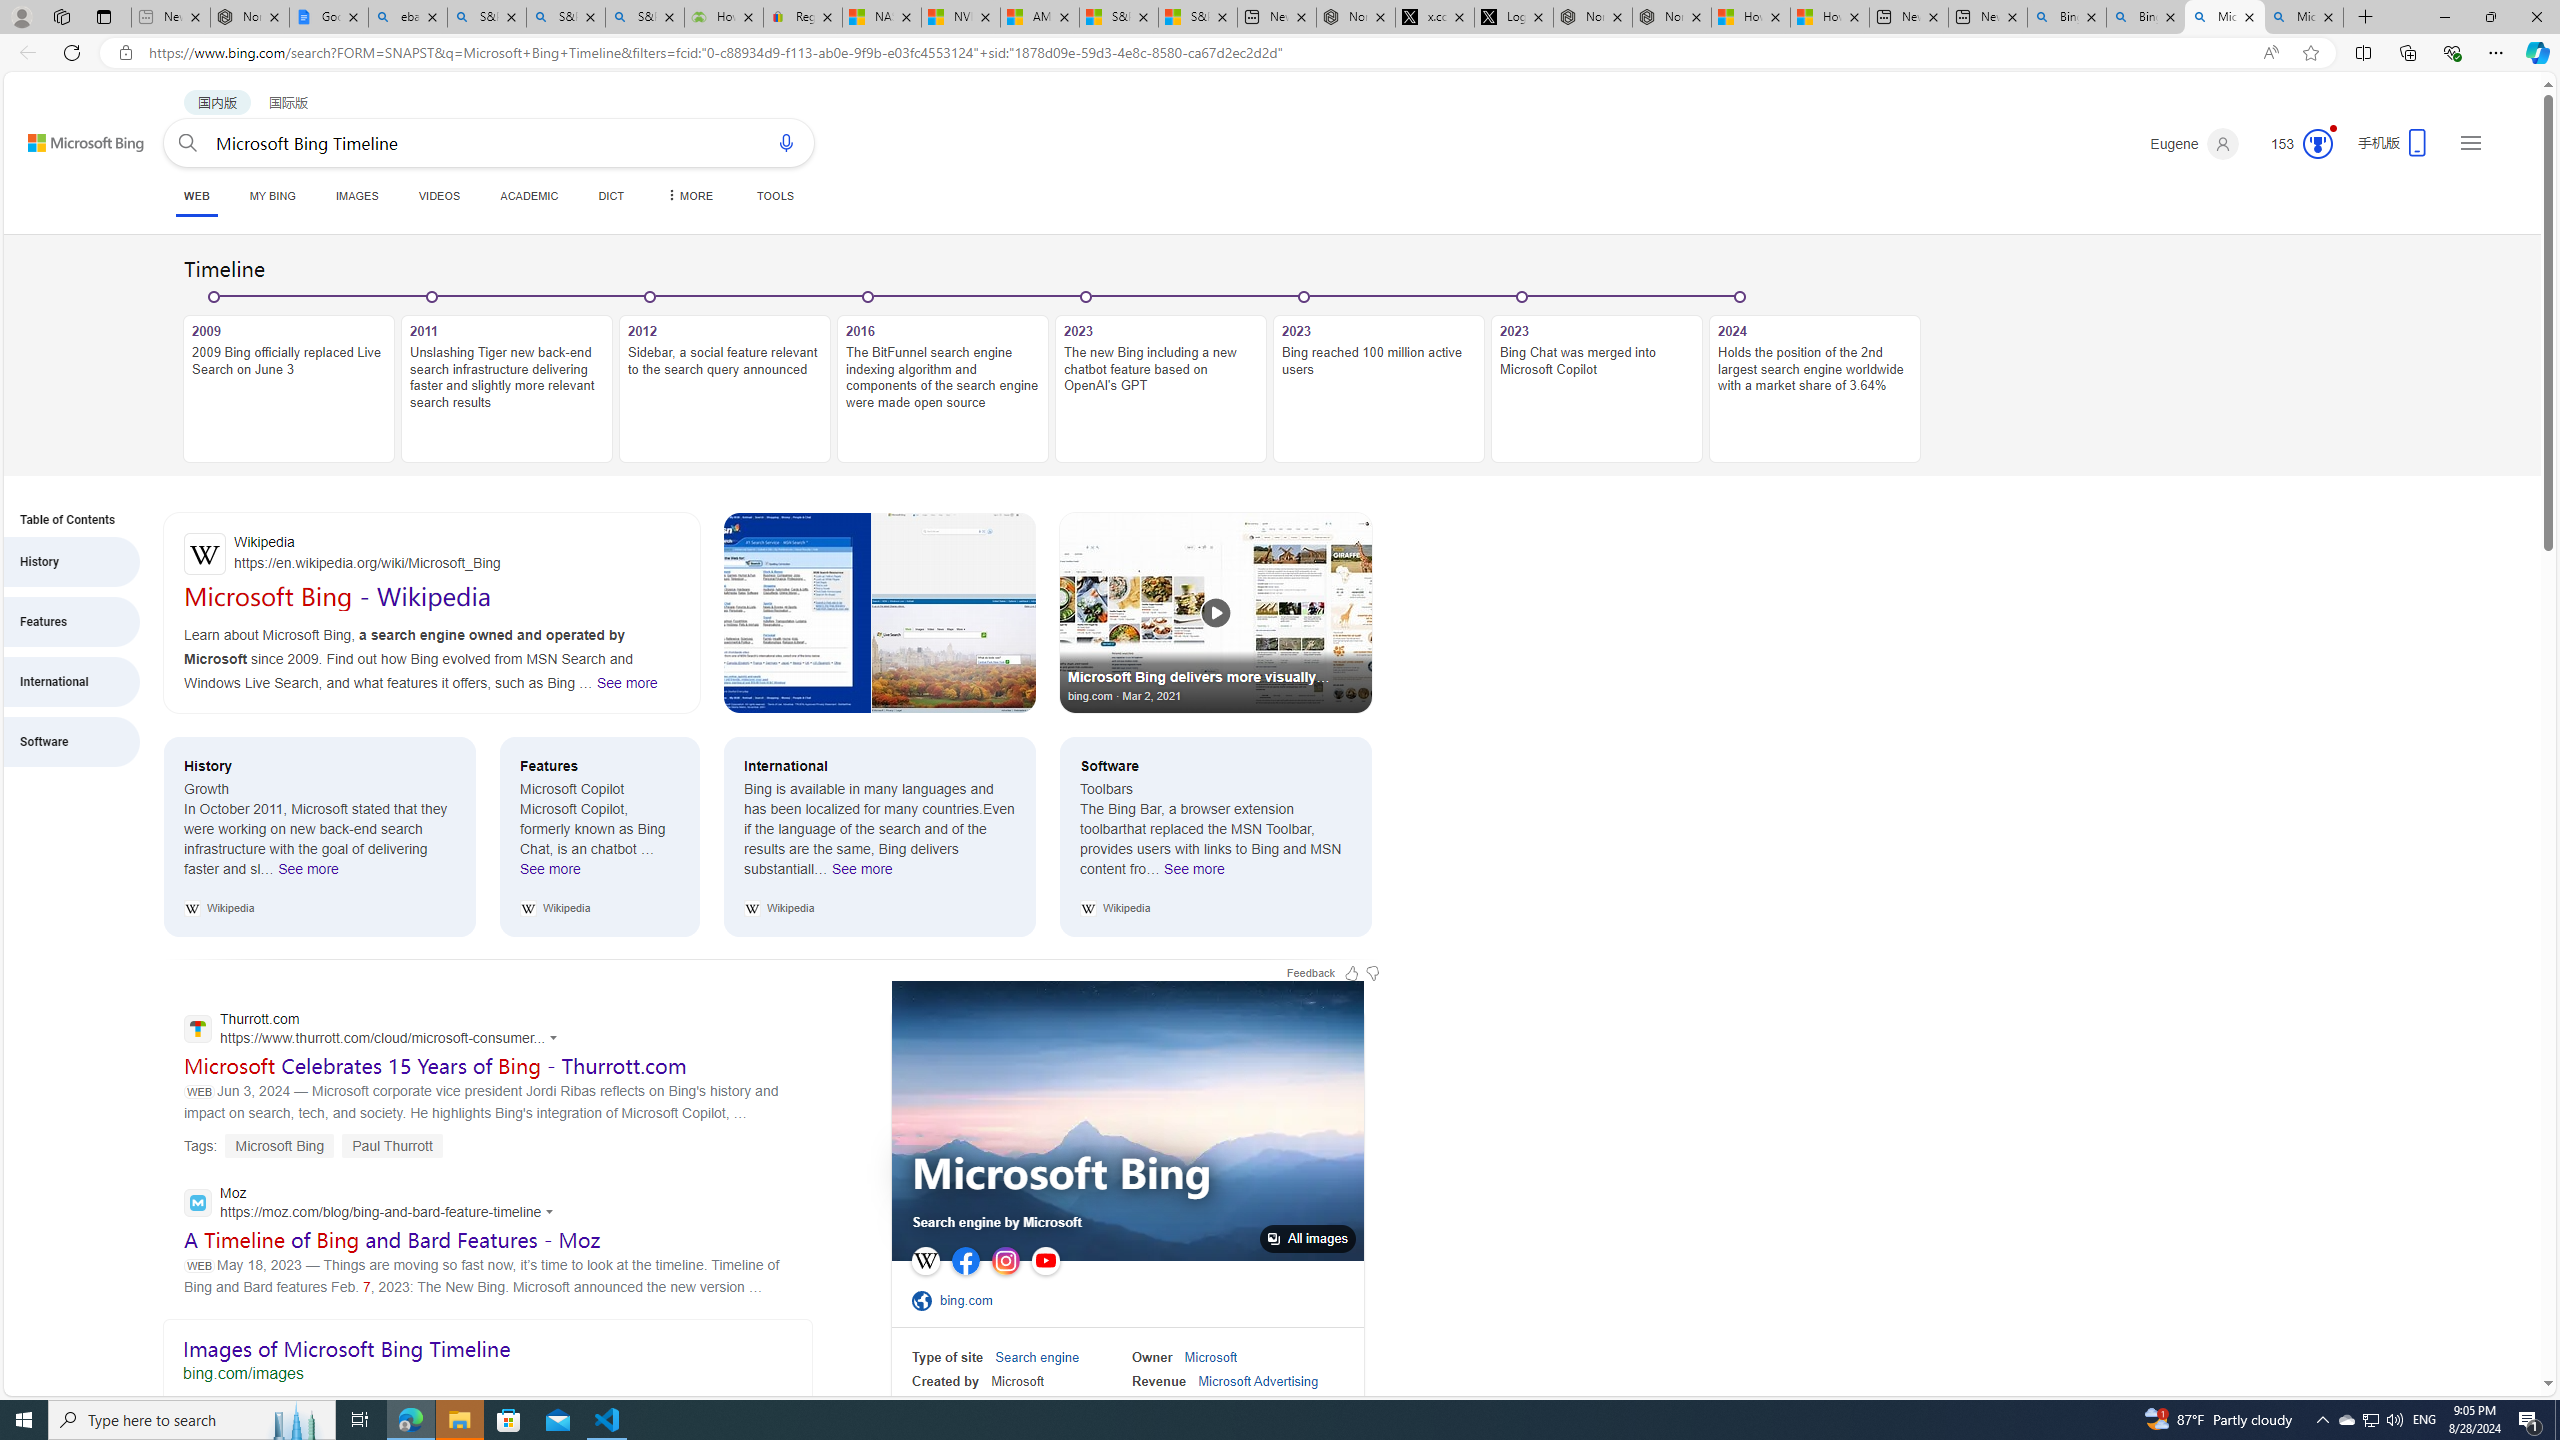 This screenshot has height=1440, width=2560. I want to click on 'Thurrott.com', so click(375, 1030).